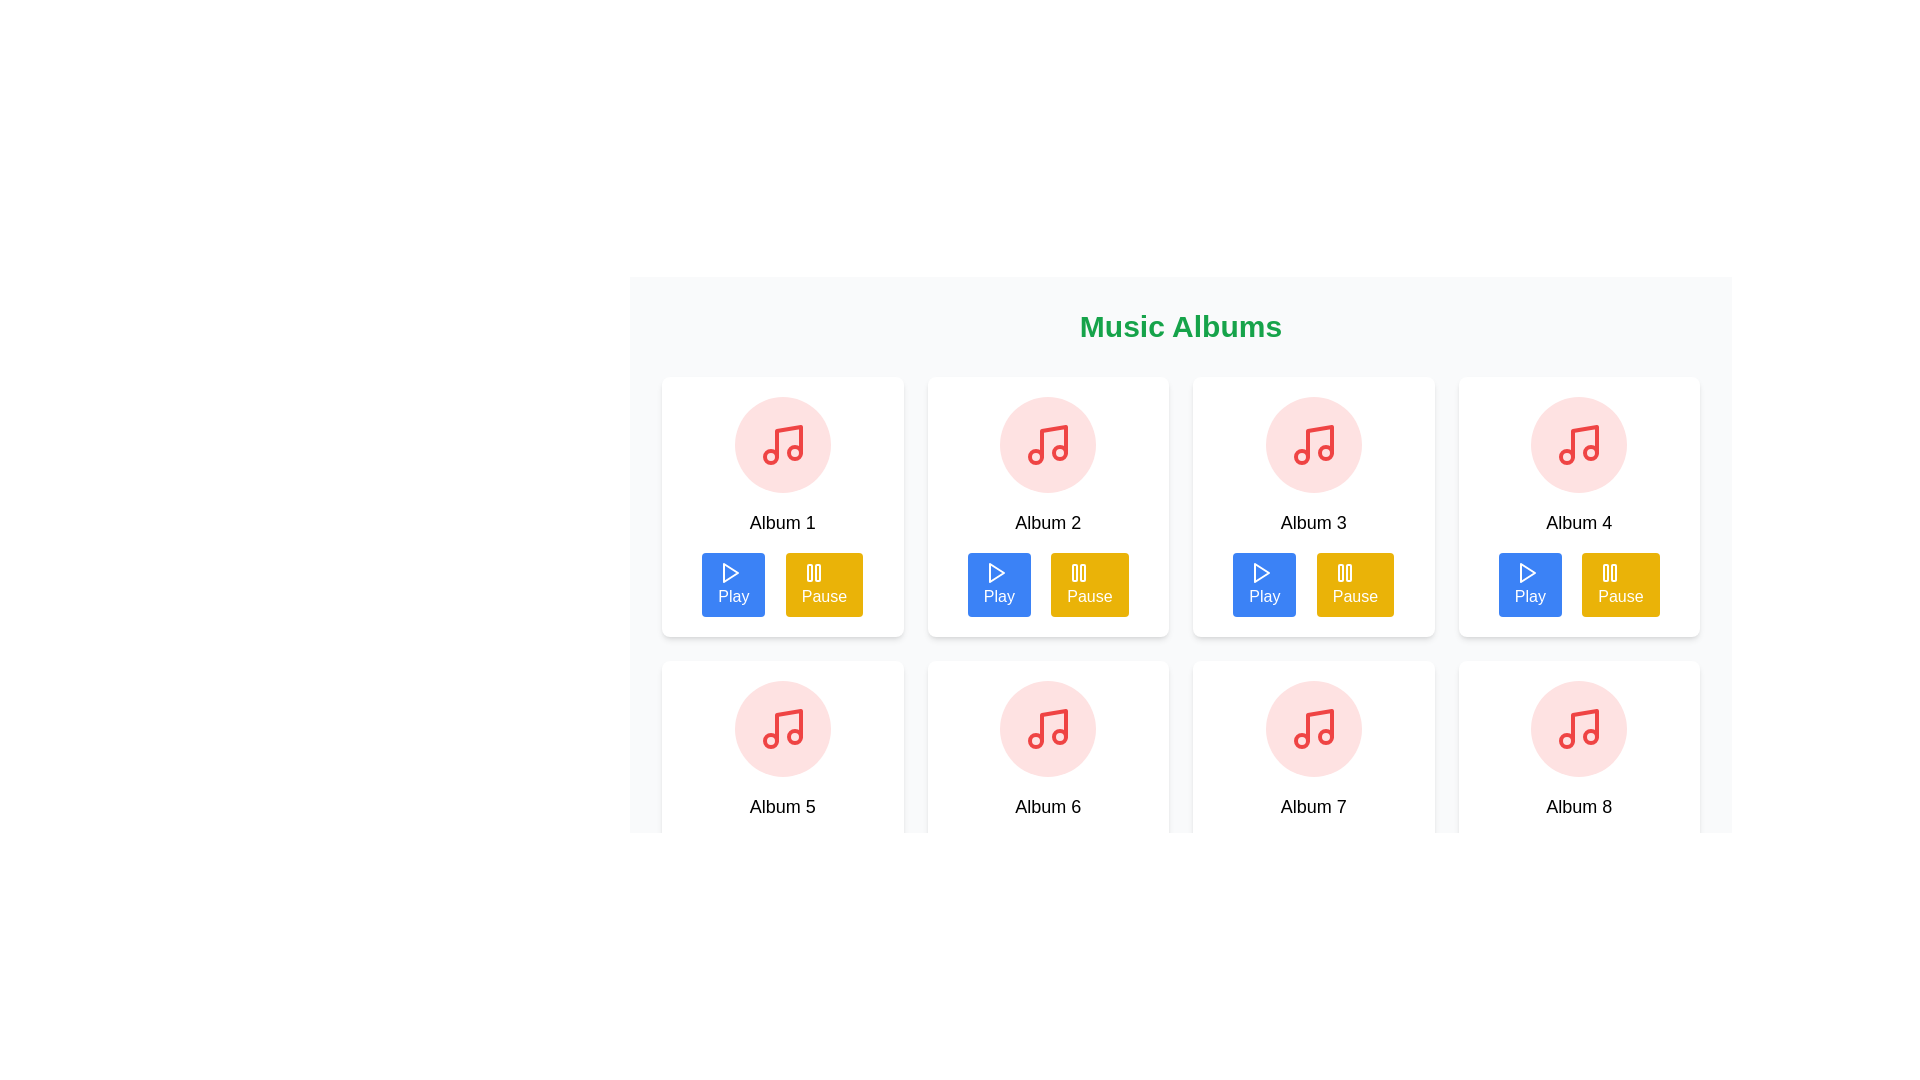 The height and width of the screenshot is (1080, 1920). What do you see at coordinates (781, 443) in the screenshot?
I see `the music note icon, which consists of two connected eighth notes outlined in red and situated inside a light pink circular background, located within the 'Album 1' card` at bounding box center [781, 443].